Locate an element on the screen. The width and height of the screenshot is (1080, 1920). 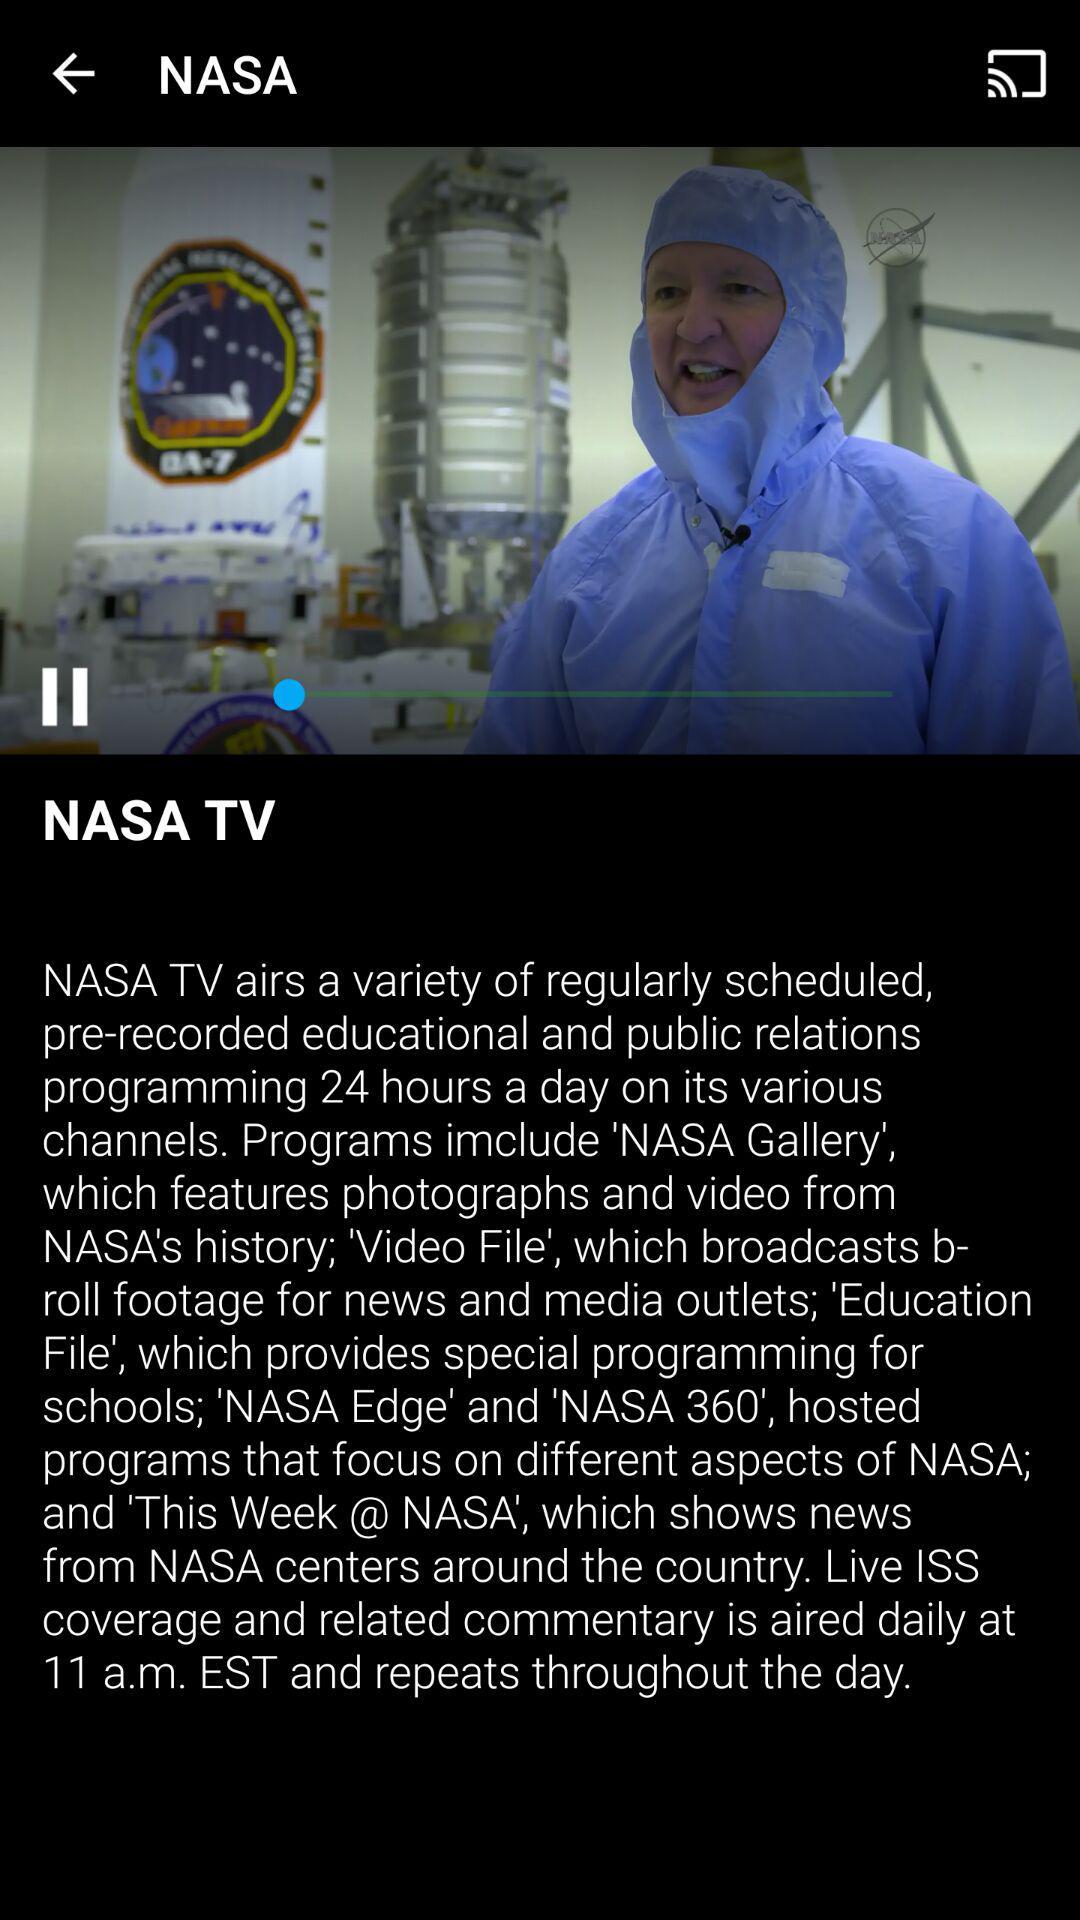
the pause icon is located at coordinates (63, 695).